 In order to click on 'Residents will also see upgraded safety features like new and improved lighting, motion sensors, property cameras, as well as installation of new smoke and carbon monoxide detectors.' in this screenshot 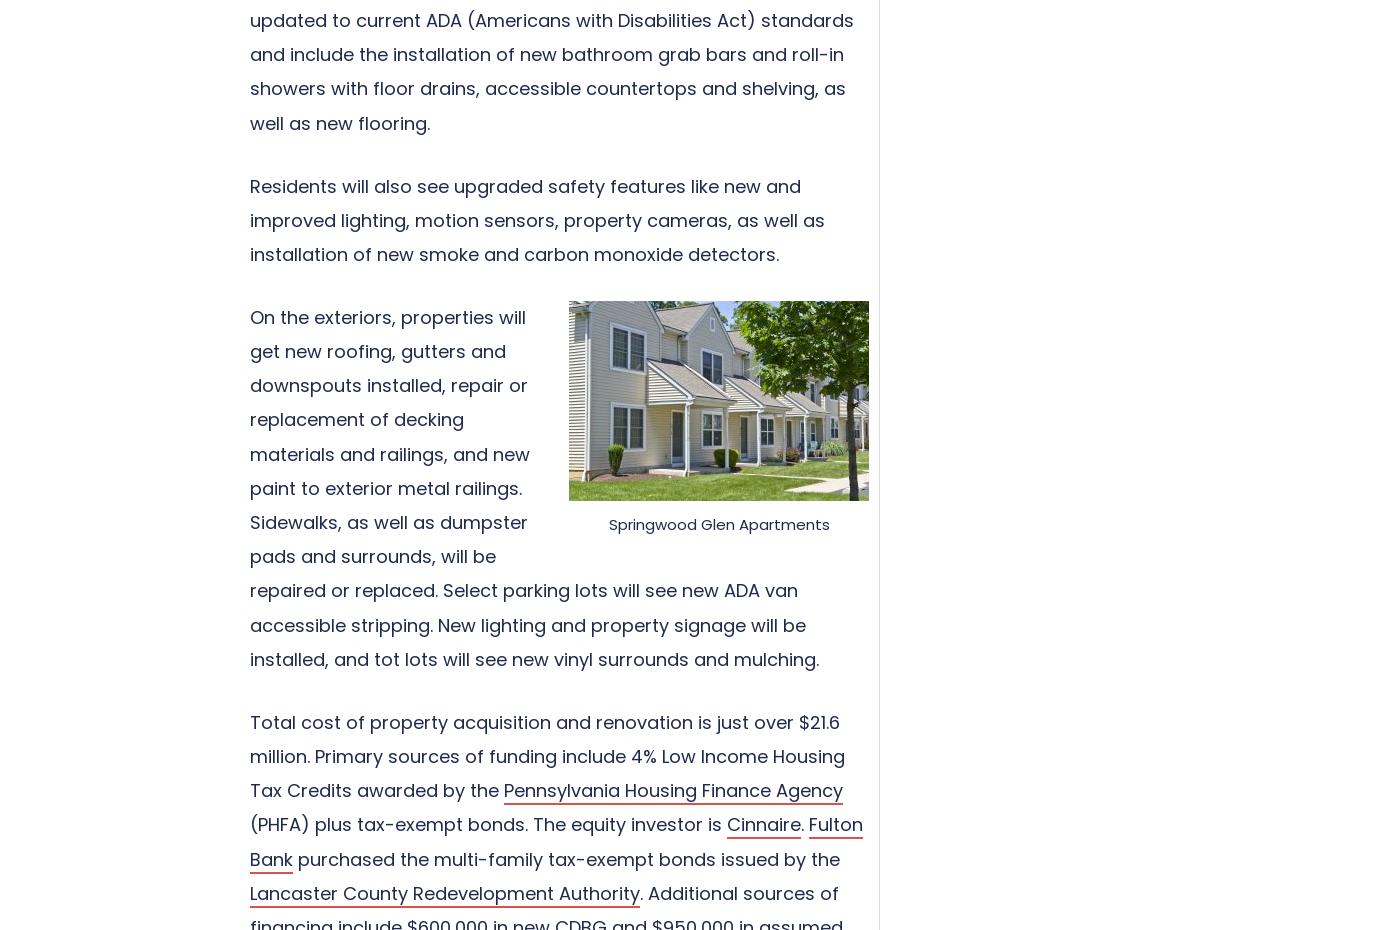, I will do `click(250, 218)`.